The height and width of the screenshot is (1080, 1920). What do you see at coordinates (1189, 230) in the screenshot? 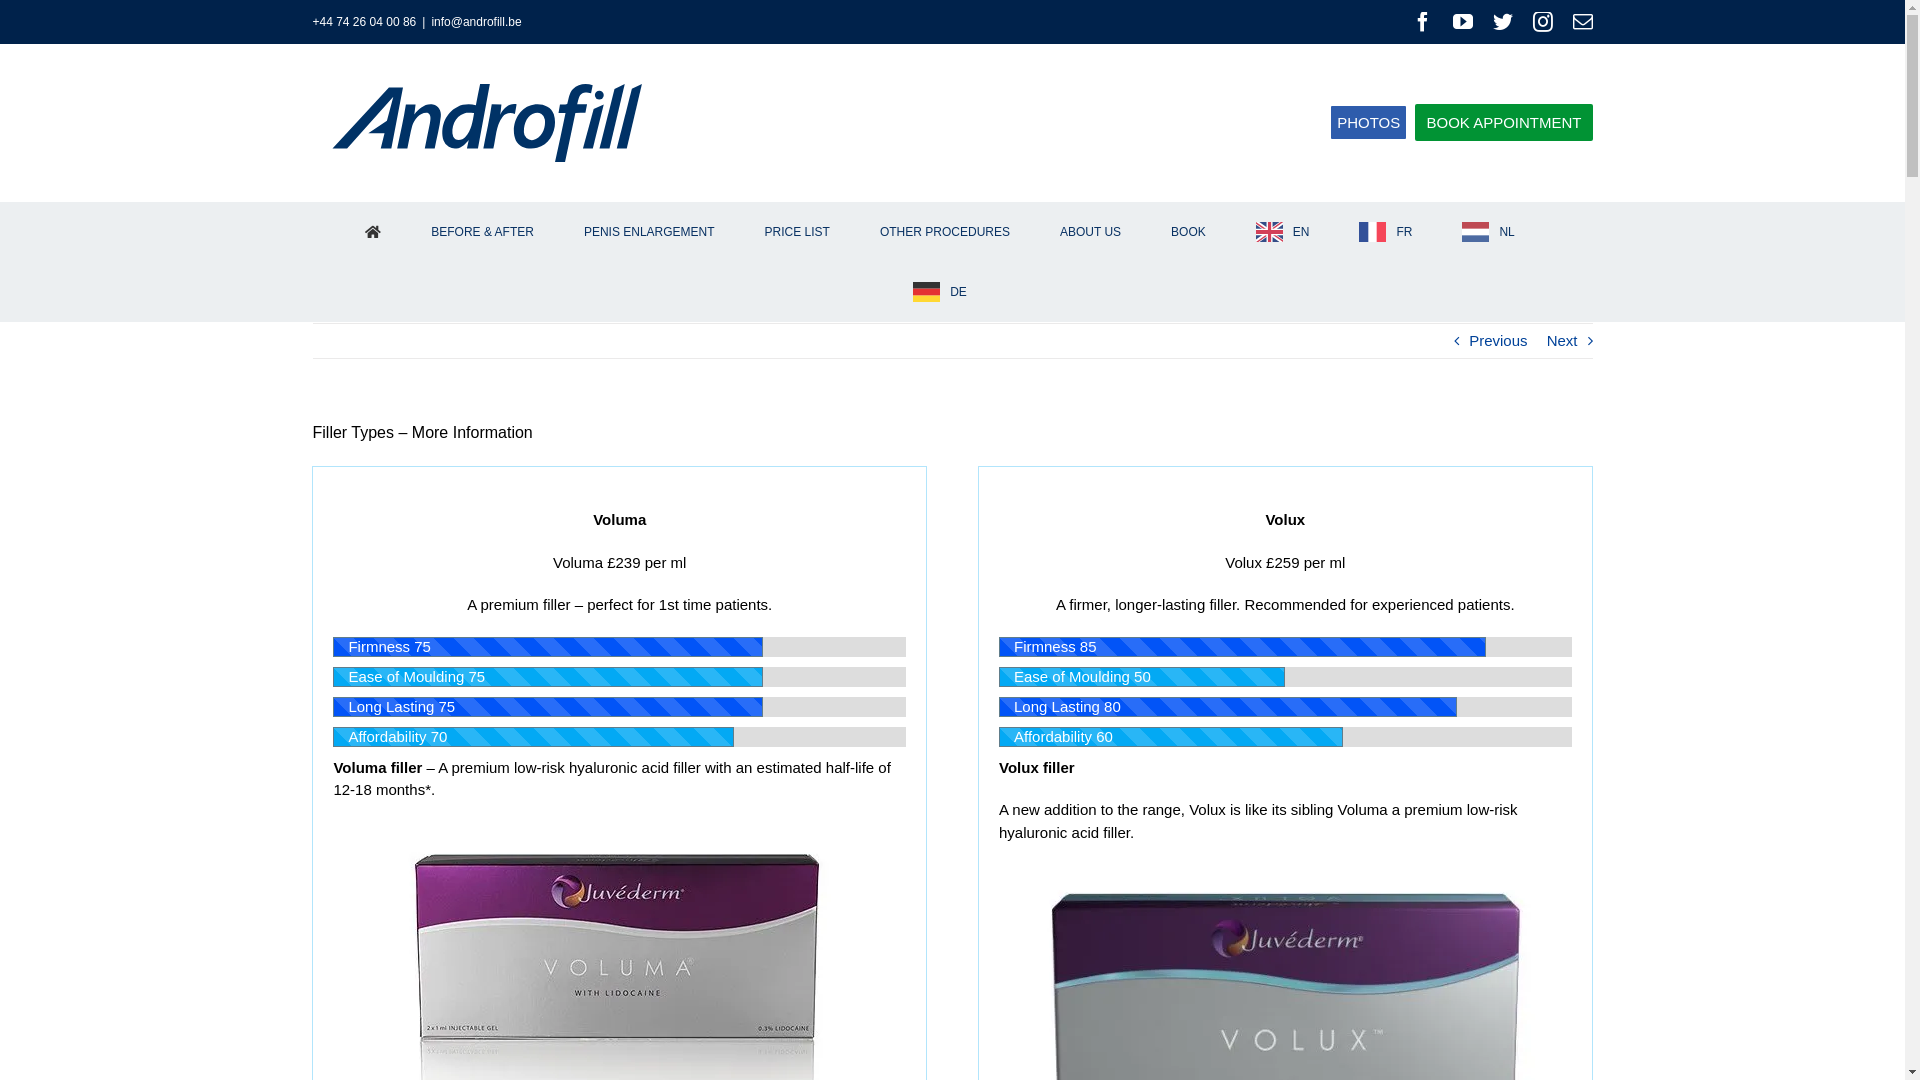
I see `'BOOK'` at bounding box center [1189, 230].